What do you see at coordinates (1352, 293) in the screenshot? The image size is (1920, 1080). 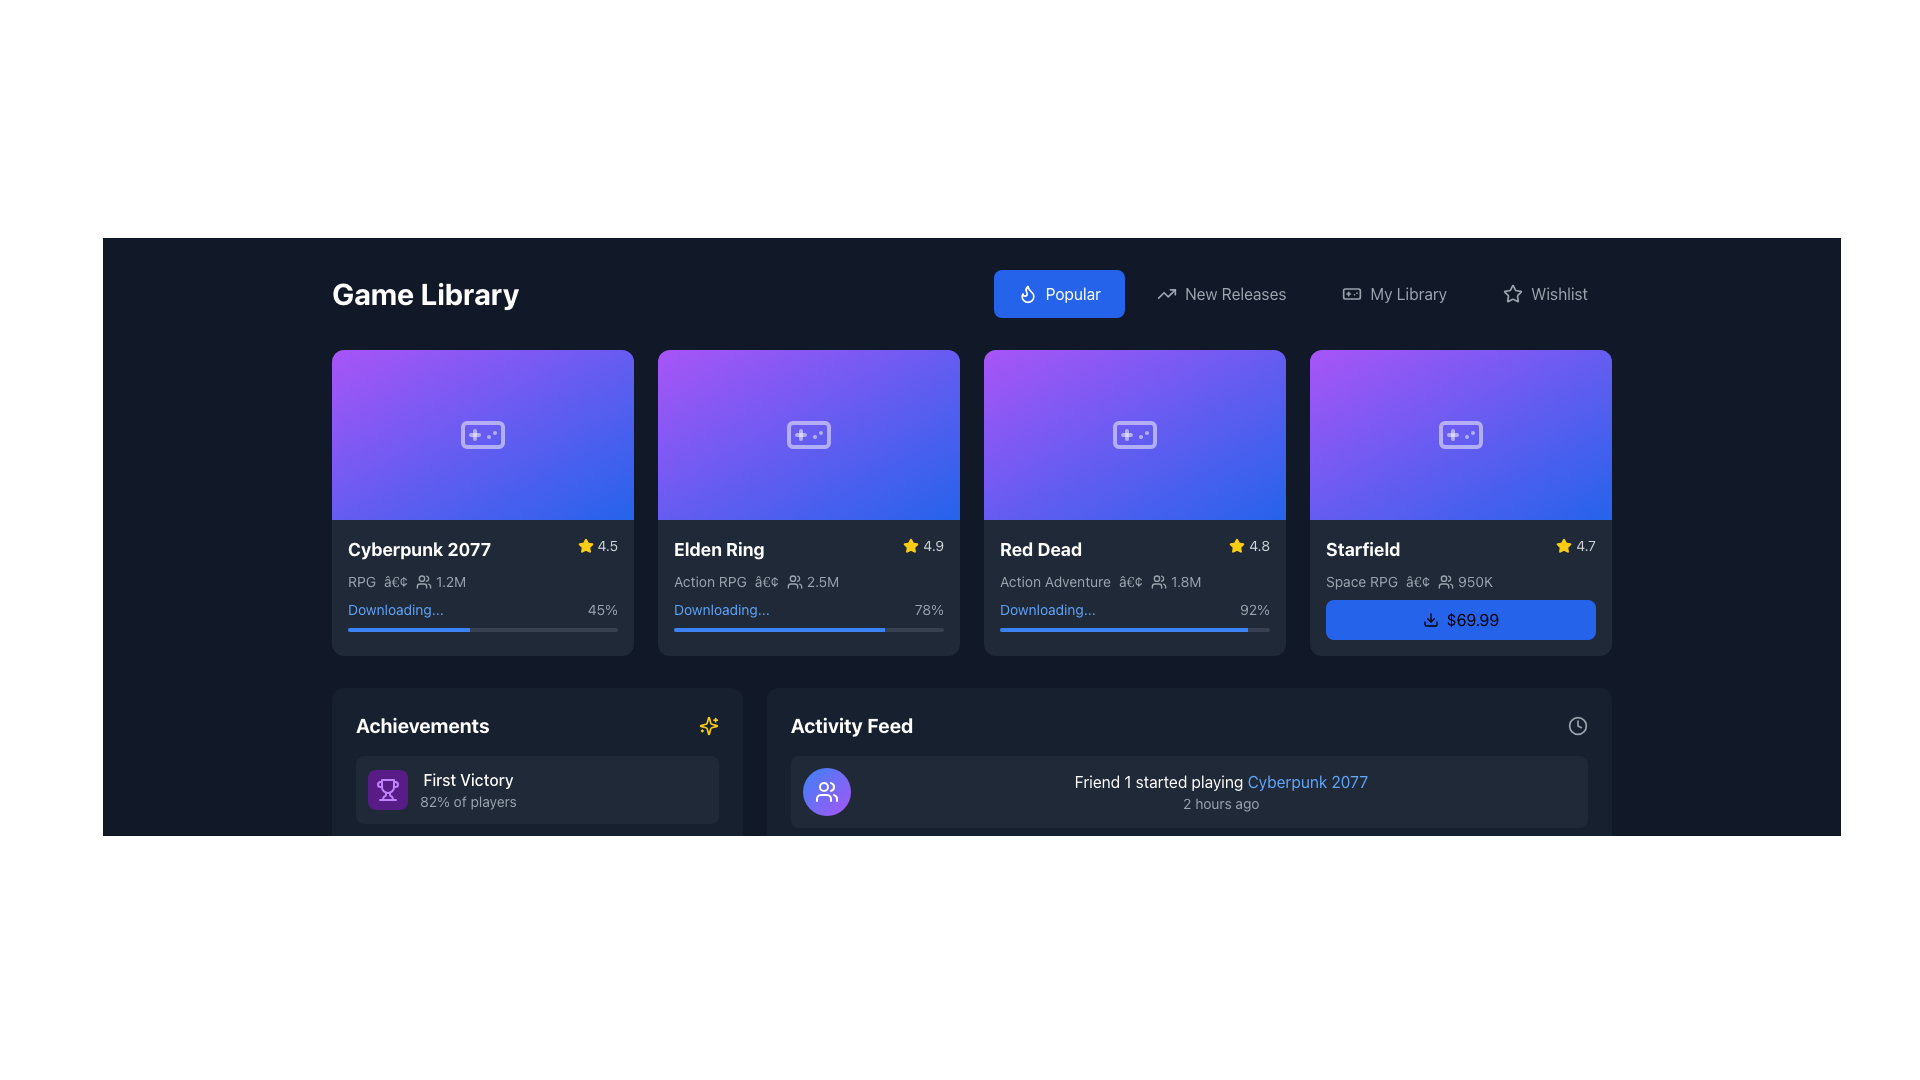 I see `the rounded rectangle button inside the gamepad icon SVG element, which is the largest rectangular component without text` at bounding box center [1352, 293].